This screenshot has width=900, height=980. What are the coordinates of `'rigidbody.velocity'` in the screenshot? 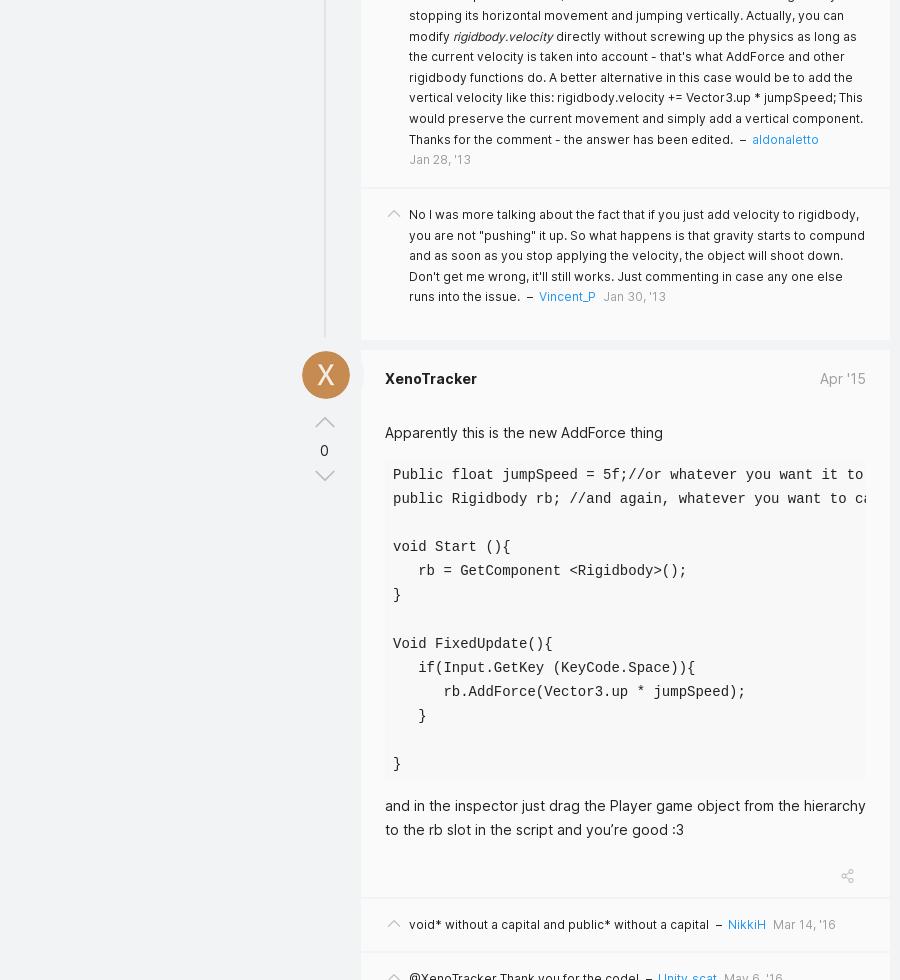 It's located at (451, 35).